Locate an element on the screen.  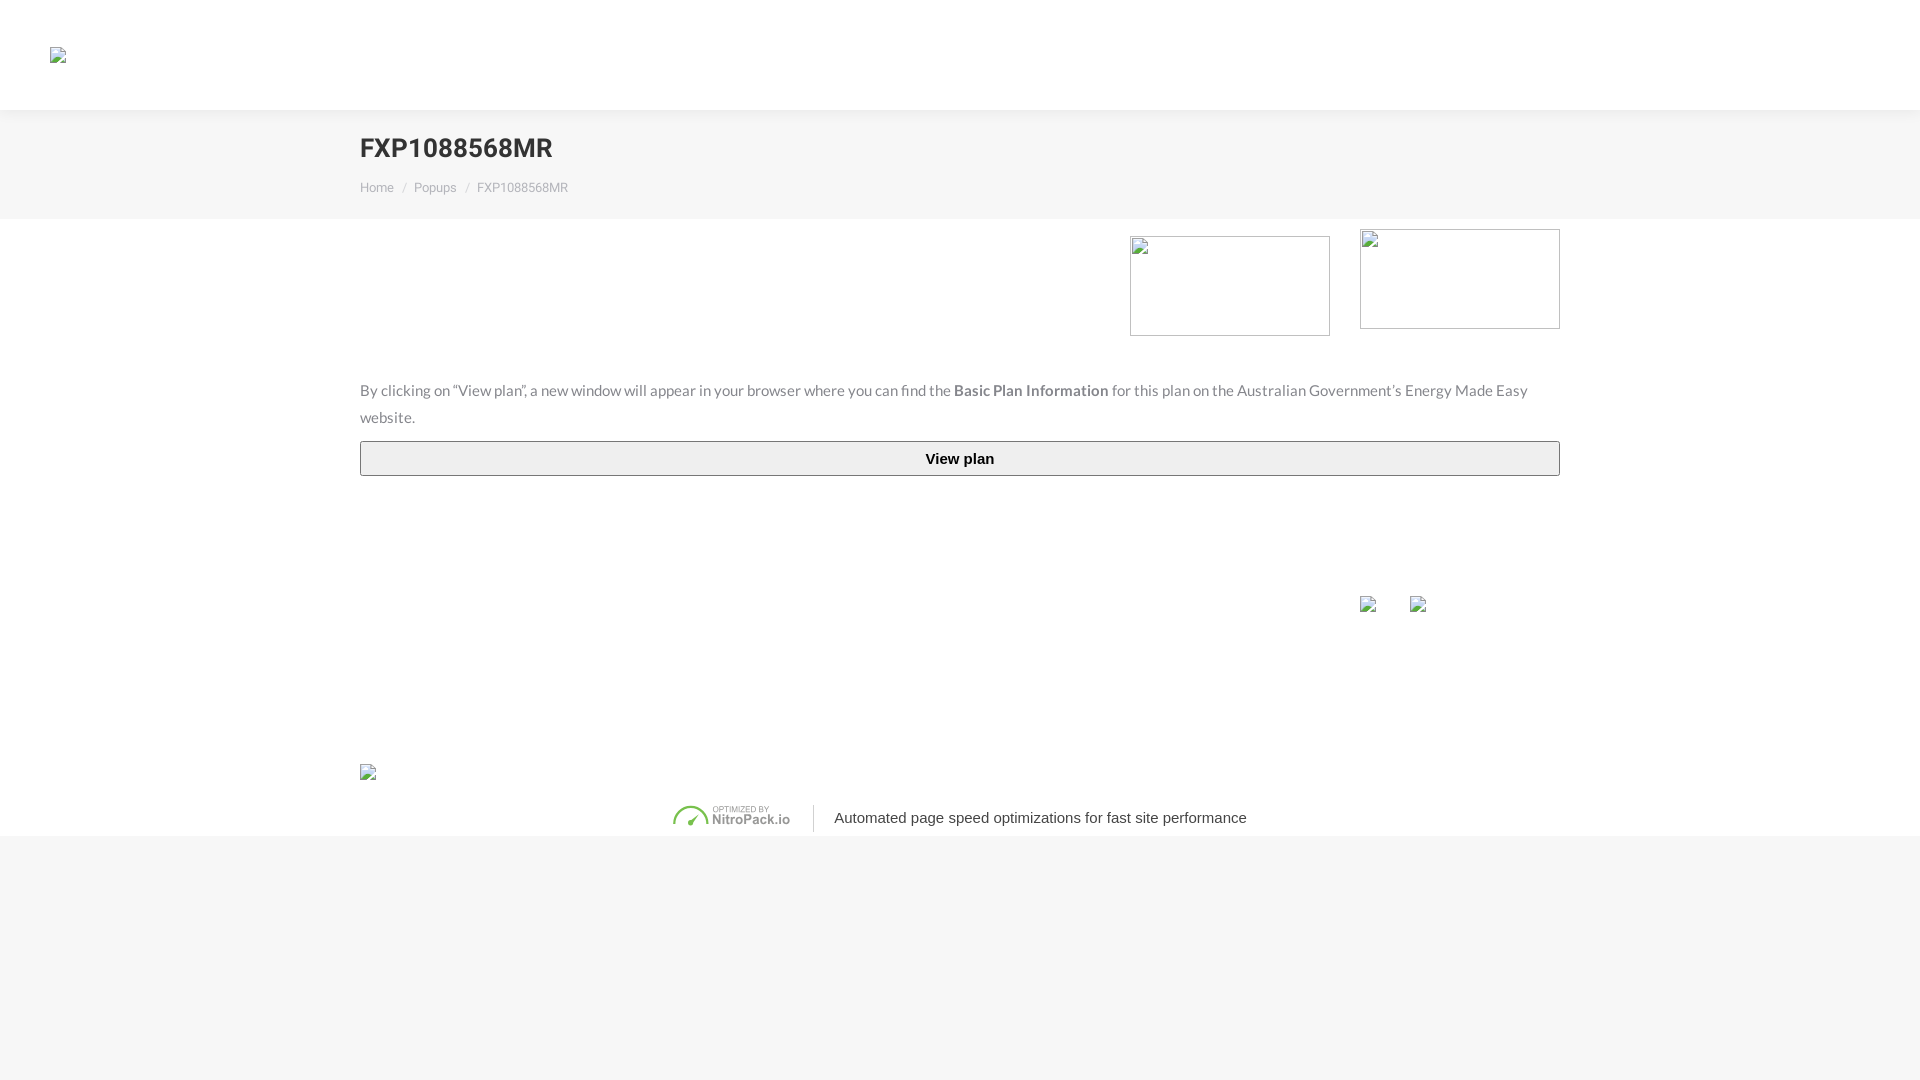
'Help Center' is located at coordinates (1481, 53).